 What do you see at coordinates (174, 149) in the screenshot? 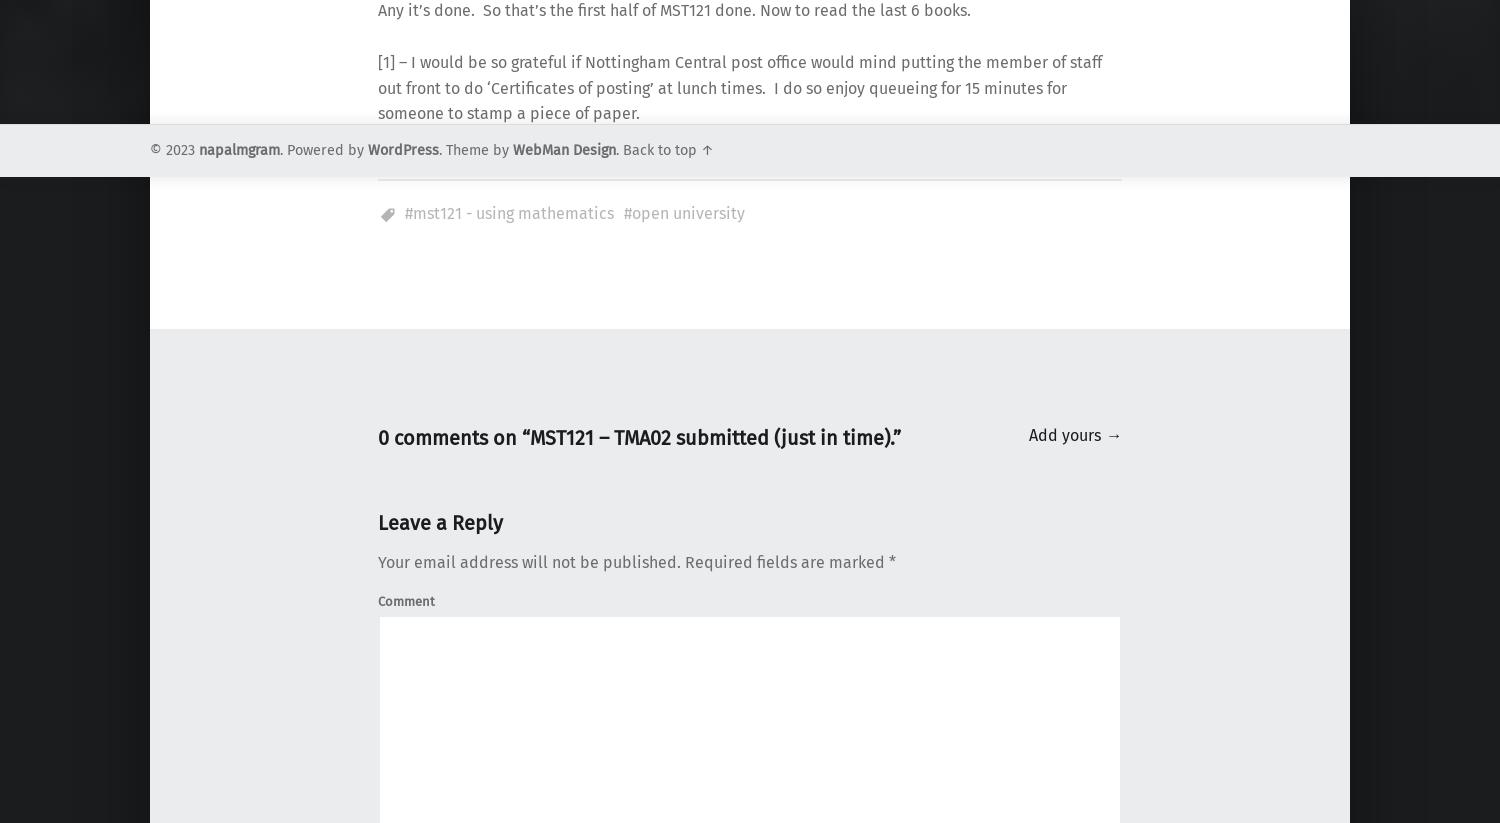
I see `'© 2023'` at bounding box center [174, 149].